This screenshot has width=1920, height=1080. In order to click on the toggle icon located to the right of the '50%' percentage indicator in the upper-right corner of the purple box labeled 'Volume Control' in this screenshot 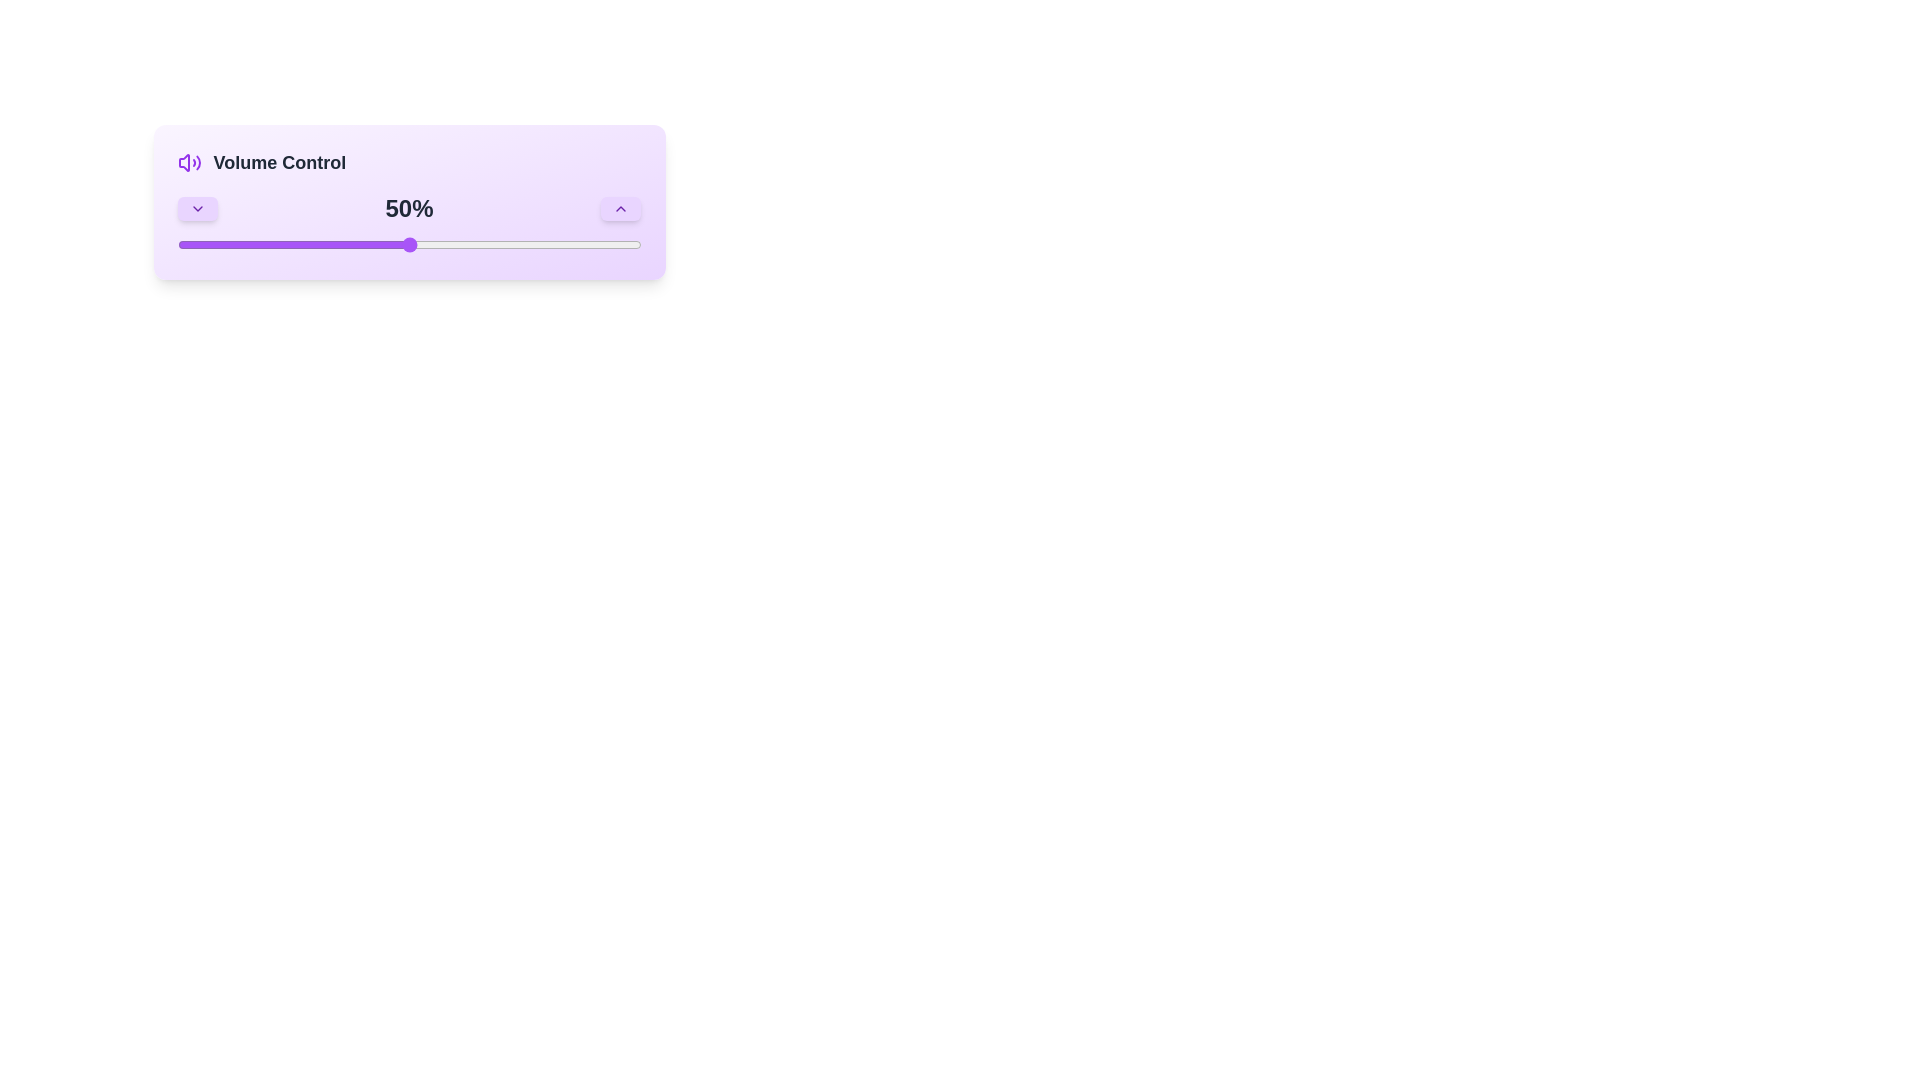, I will do `click(197, 208)`.